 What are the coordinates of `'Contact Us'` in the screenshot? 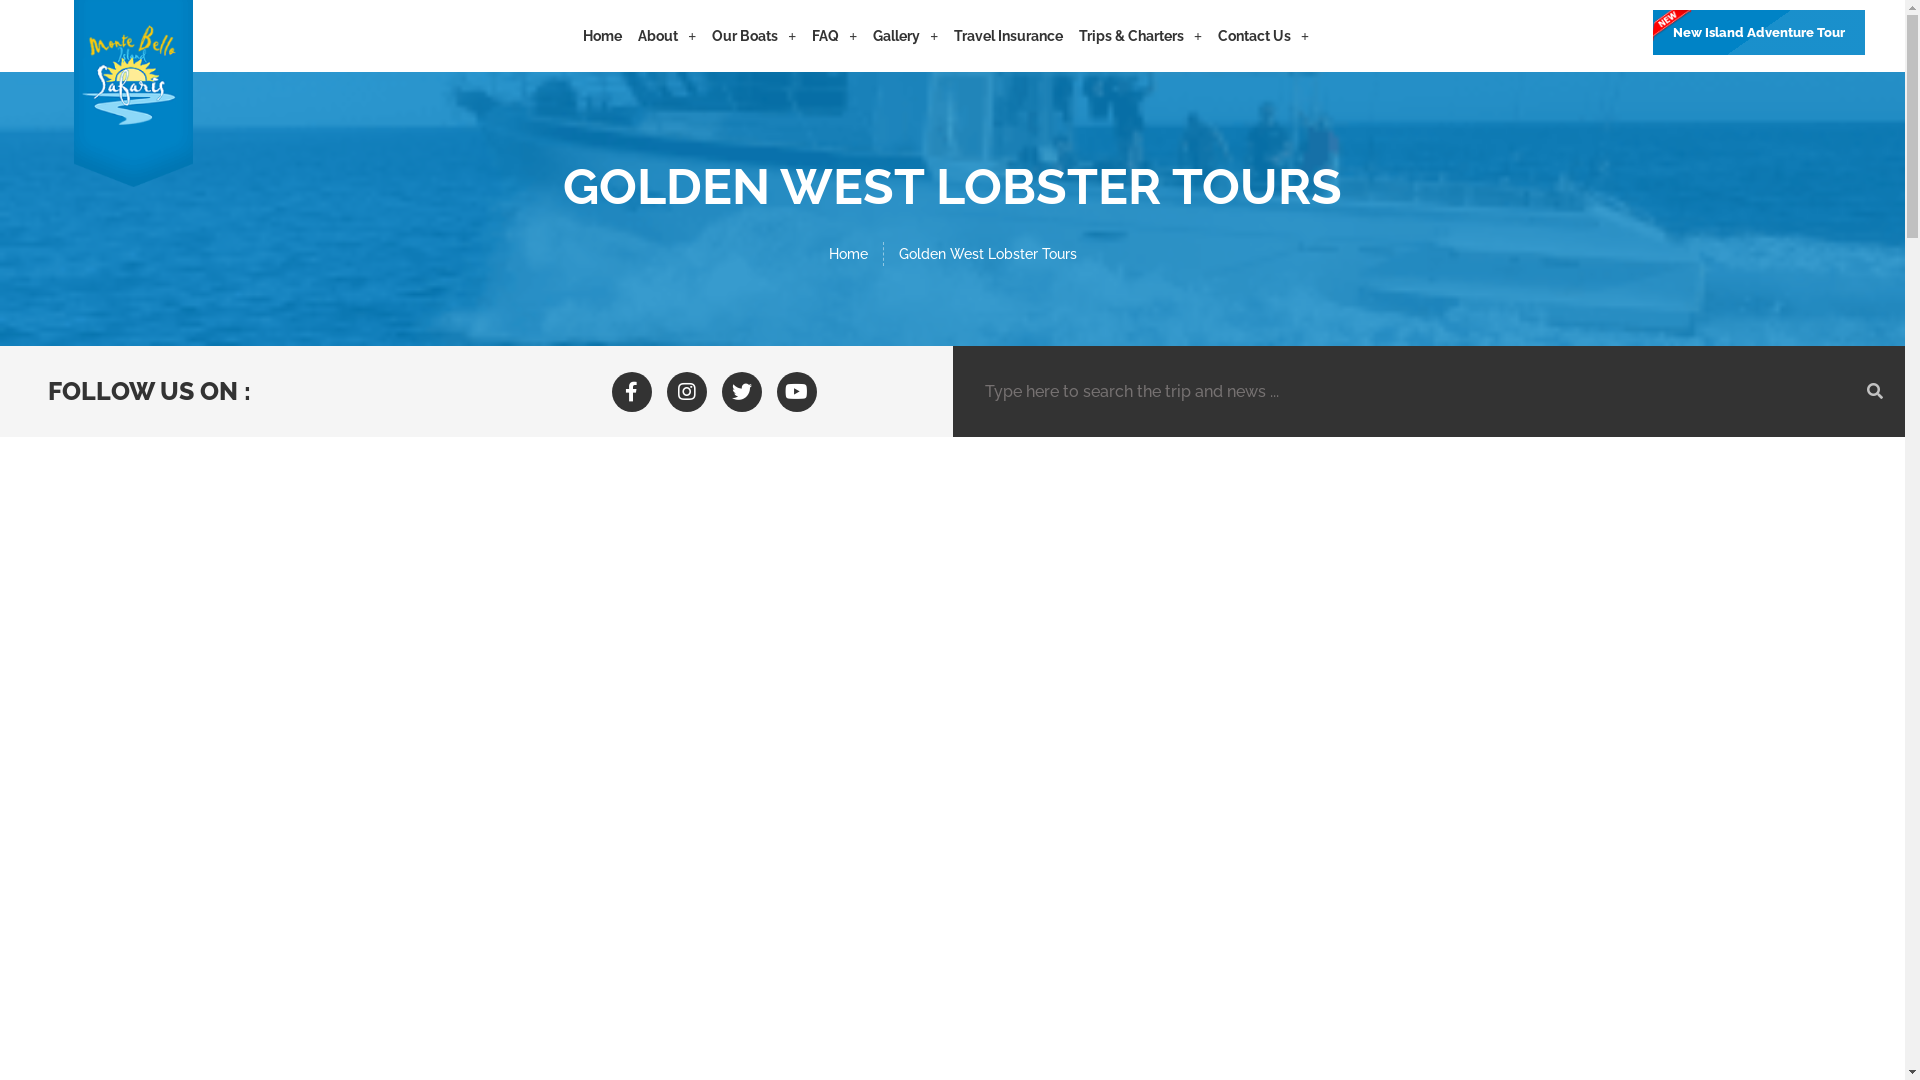 It's located at (1262, 35).